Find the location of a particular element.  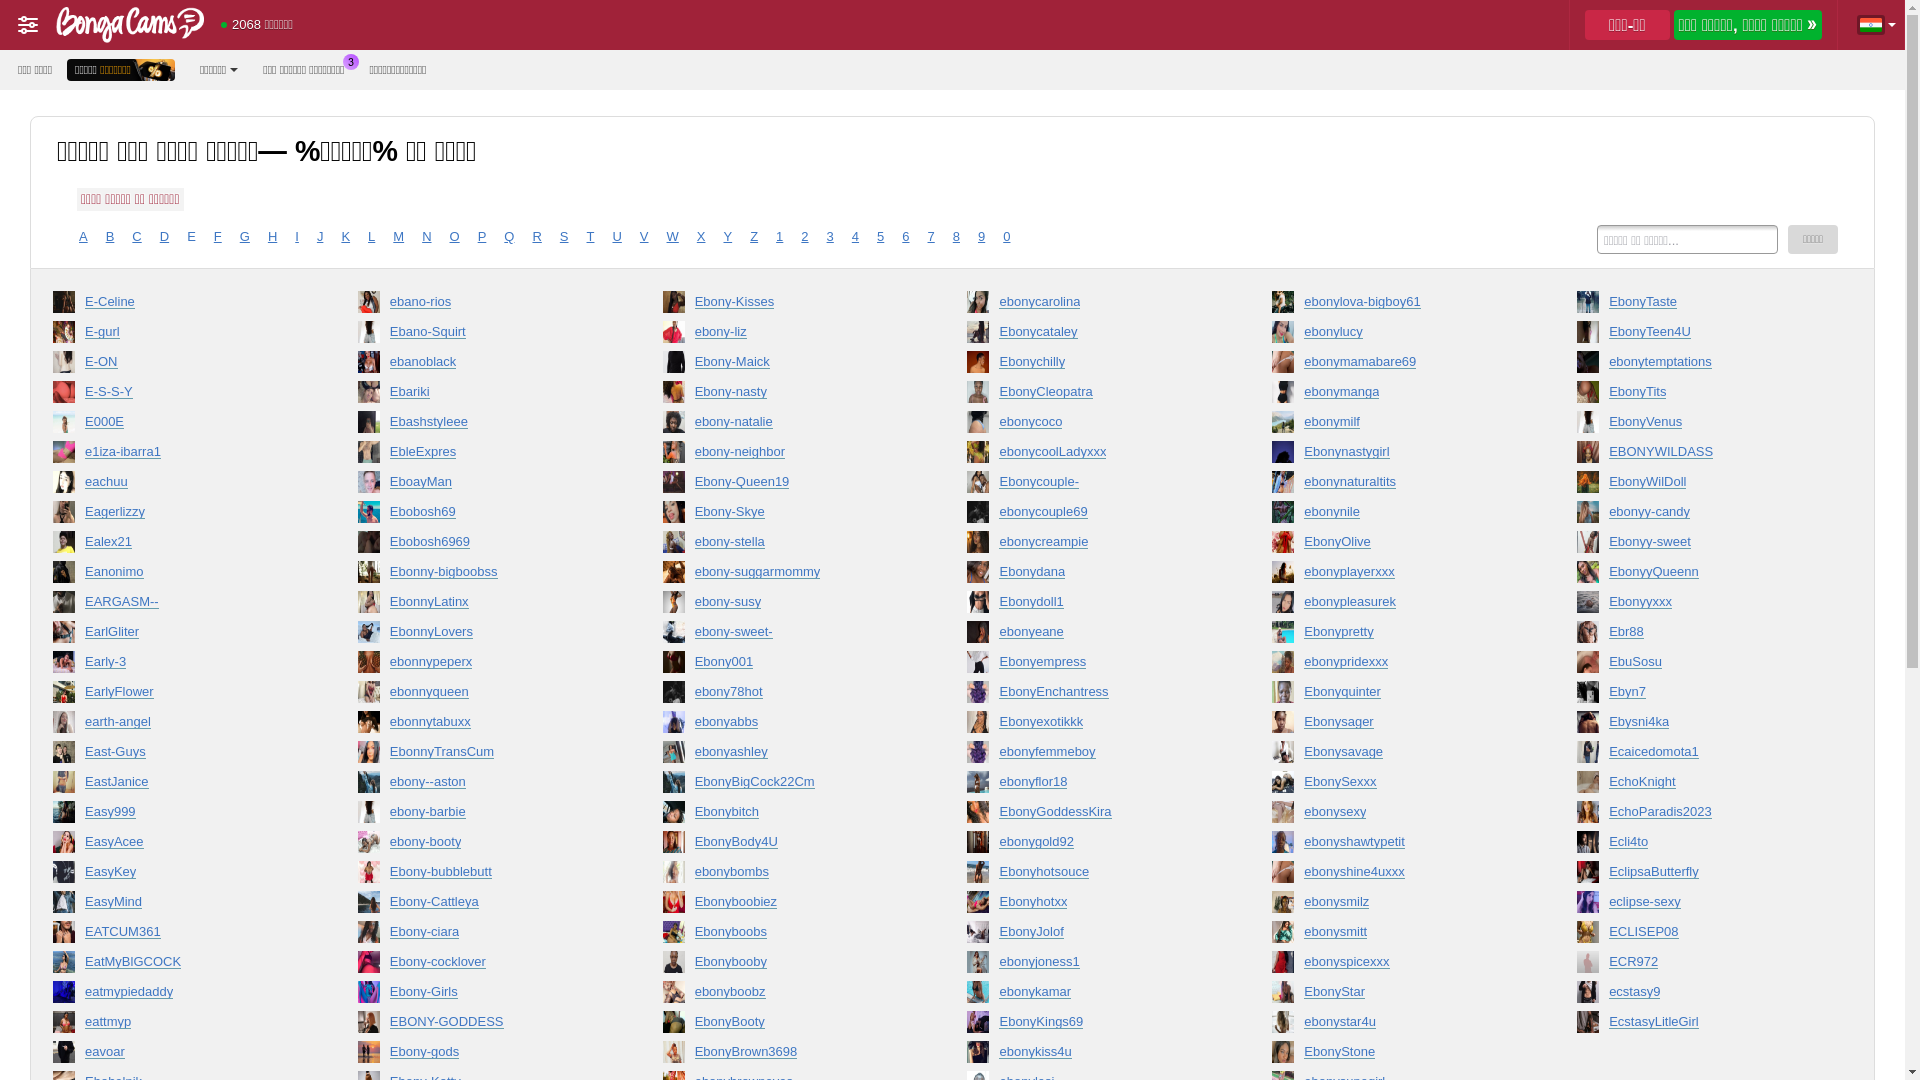

'EarlGliter' is located at coordinates (177, 636).